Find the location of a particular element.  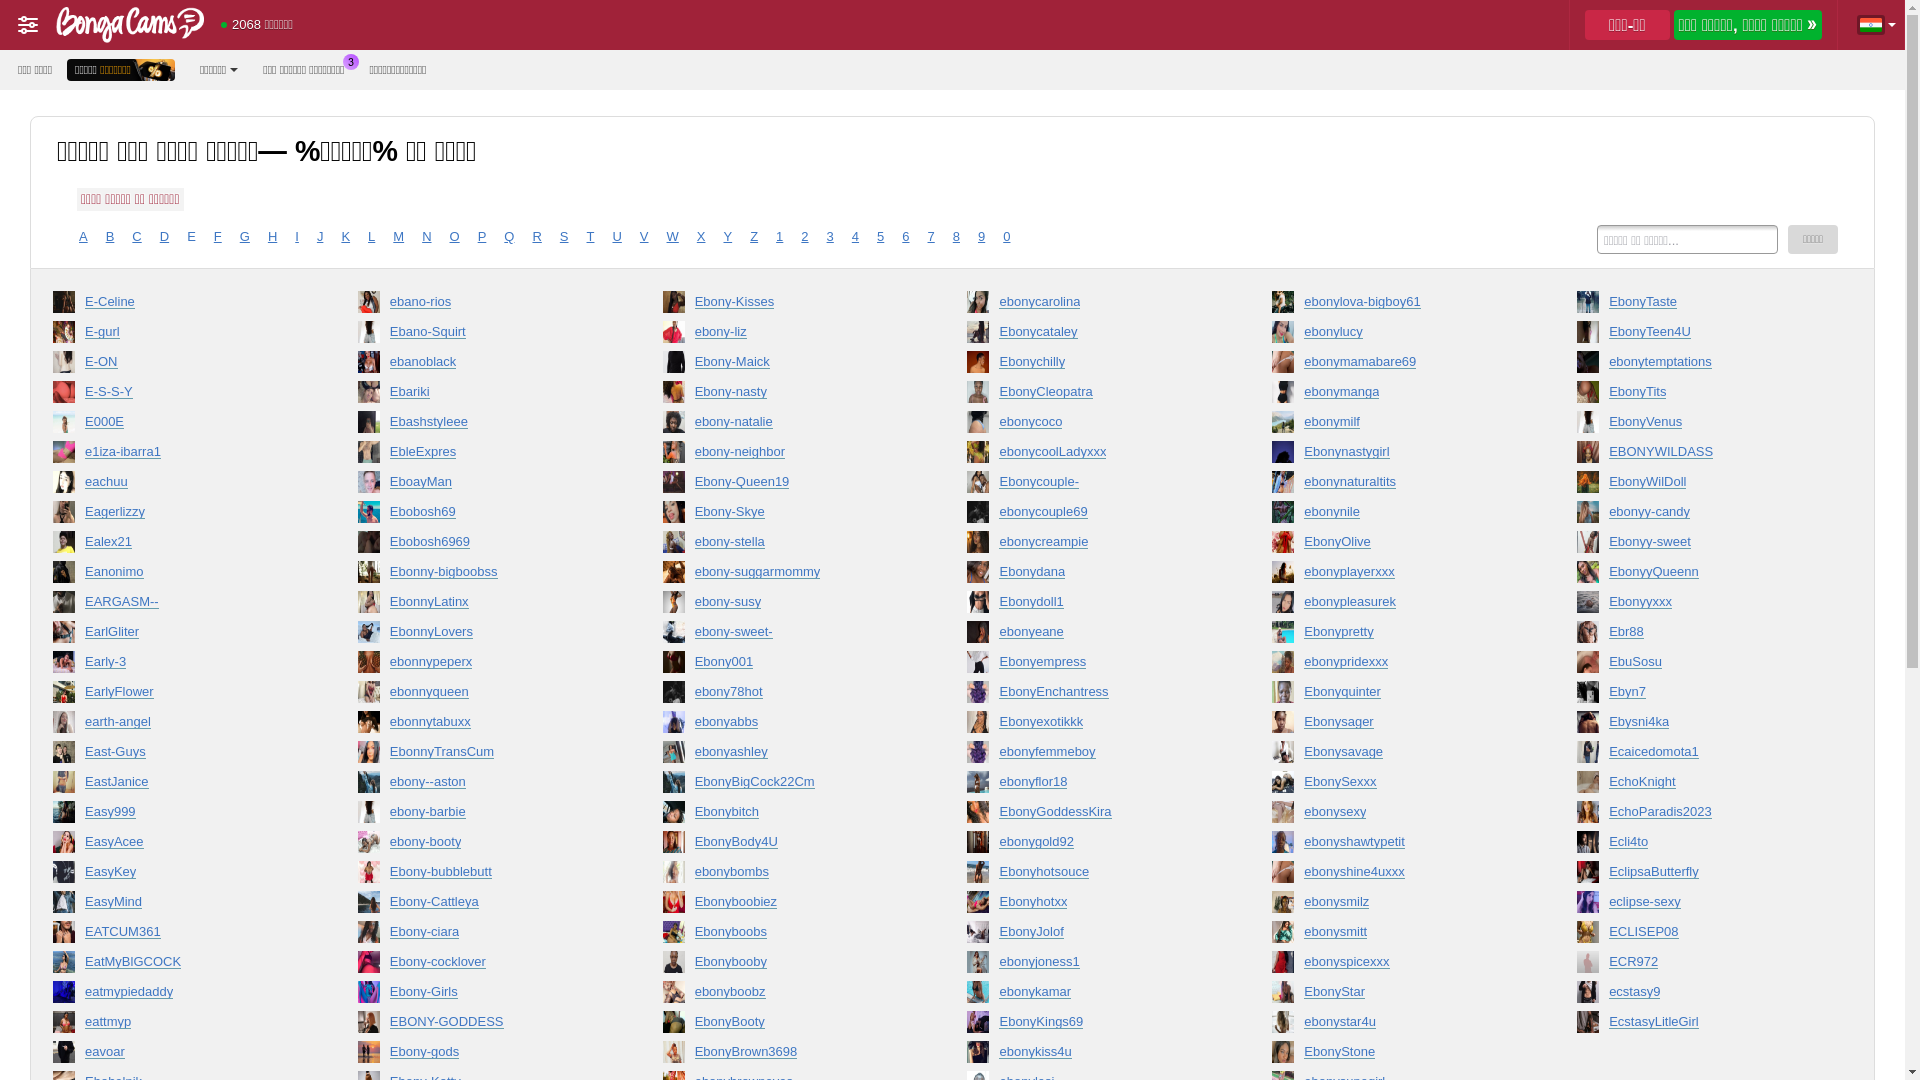

'EarlGliter' is located at coordinates (177, 636).